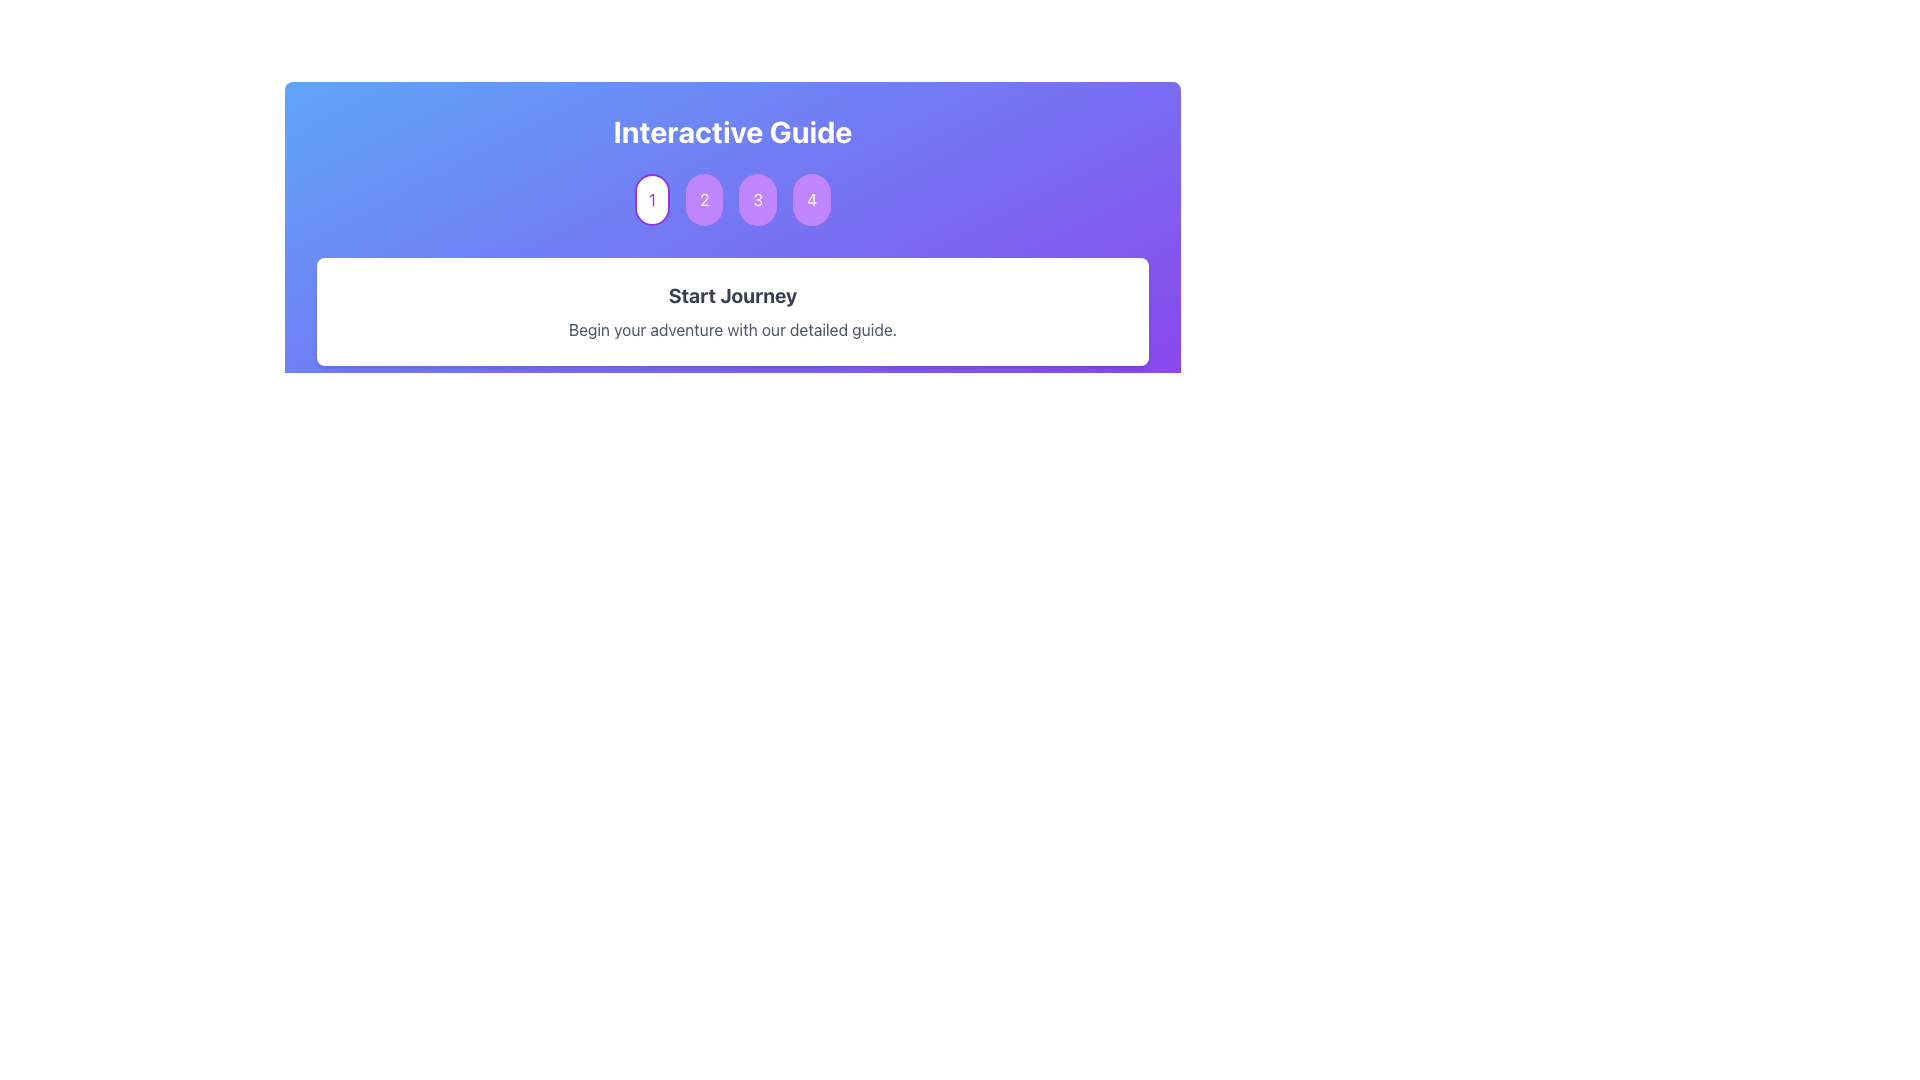 The height and width of the screenshot is (1080, 1920). What do you see at coordinates (704, 200) in the screenshot?
I see `the circular button with a purple background and white text displaying the number '2', which is the second button in the row beneath the 'Interactive Guide' header` at bounding box center [704, 200].